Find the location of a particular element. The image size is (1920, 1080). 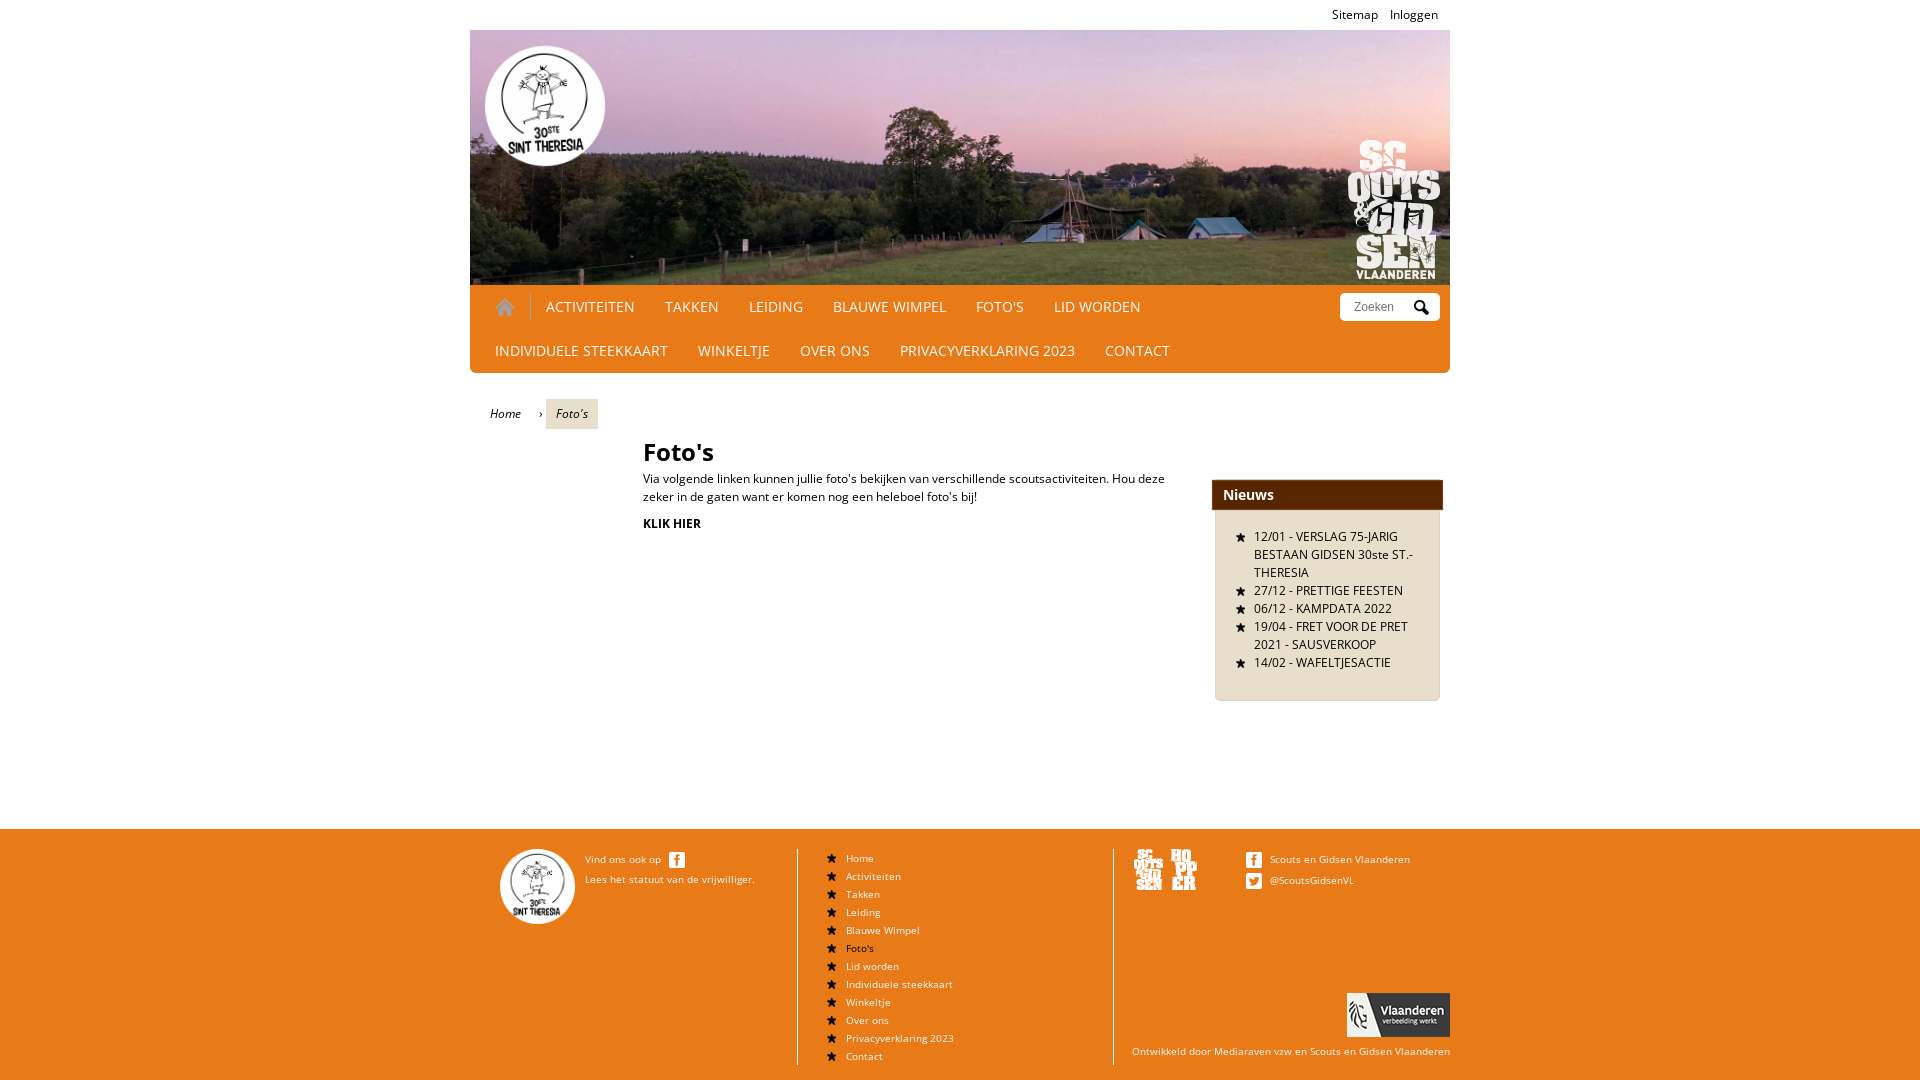

'Individuele steekkaart' is located at coordinates (898, 982).